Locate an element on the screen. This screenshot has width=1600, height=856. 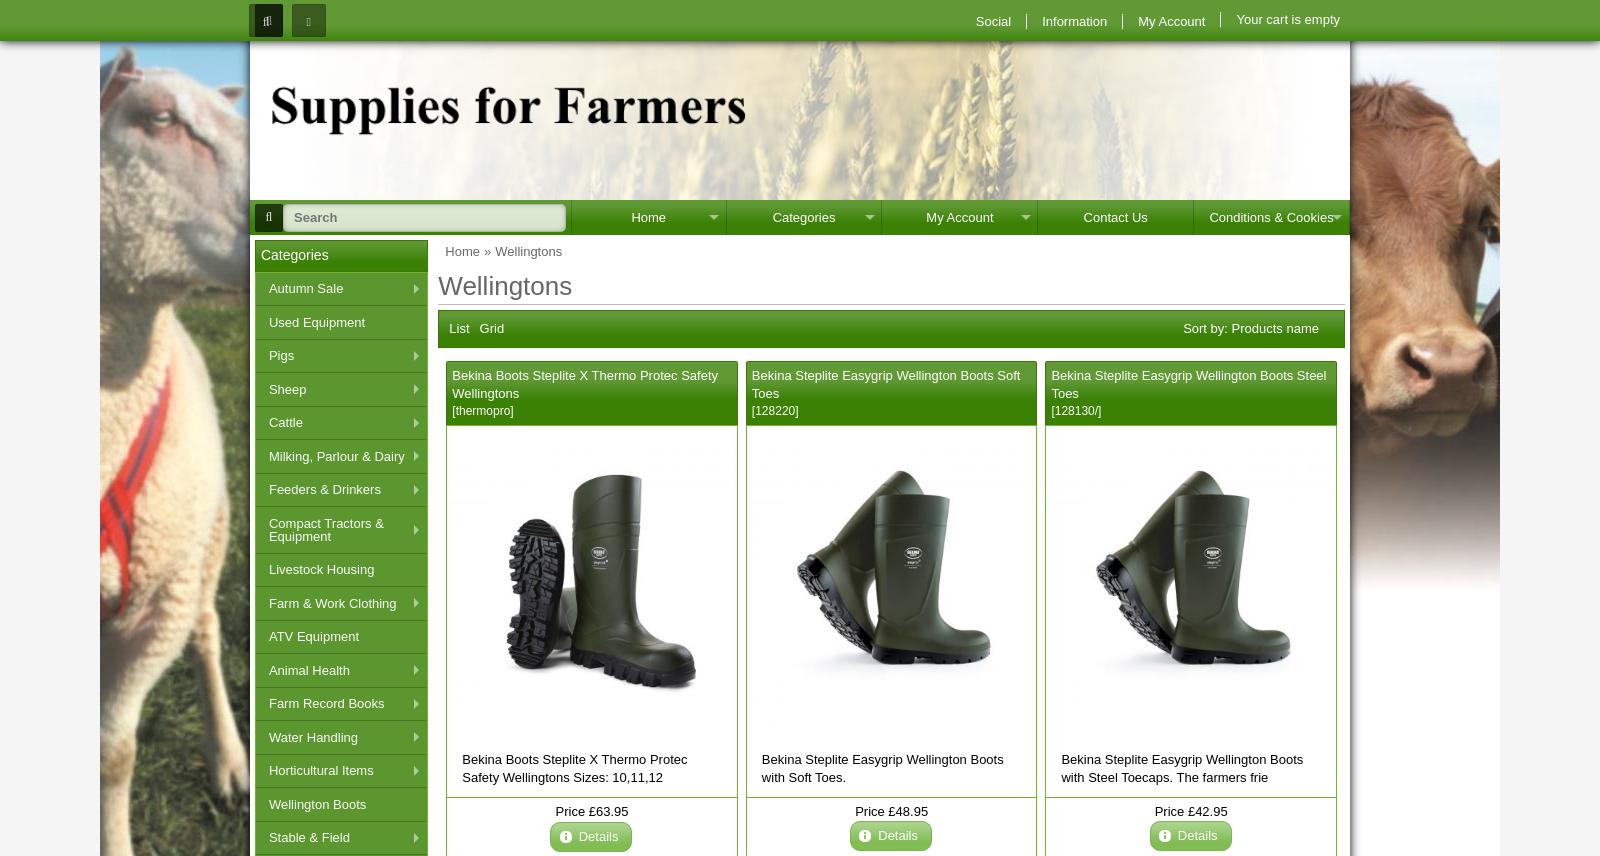
'Used Equipment' is located at coordinates (268, 321).